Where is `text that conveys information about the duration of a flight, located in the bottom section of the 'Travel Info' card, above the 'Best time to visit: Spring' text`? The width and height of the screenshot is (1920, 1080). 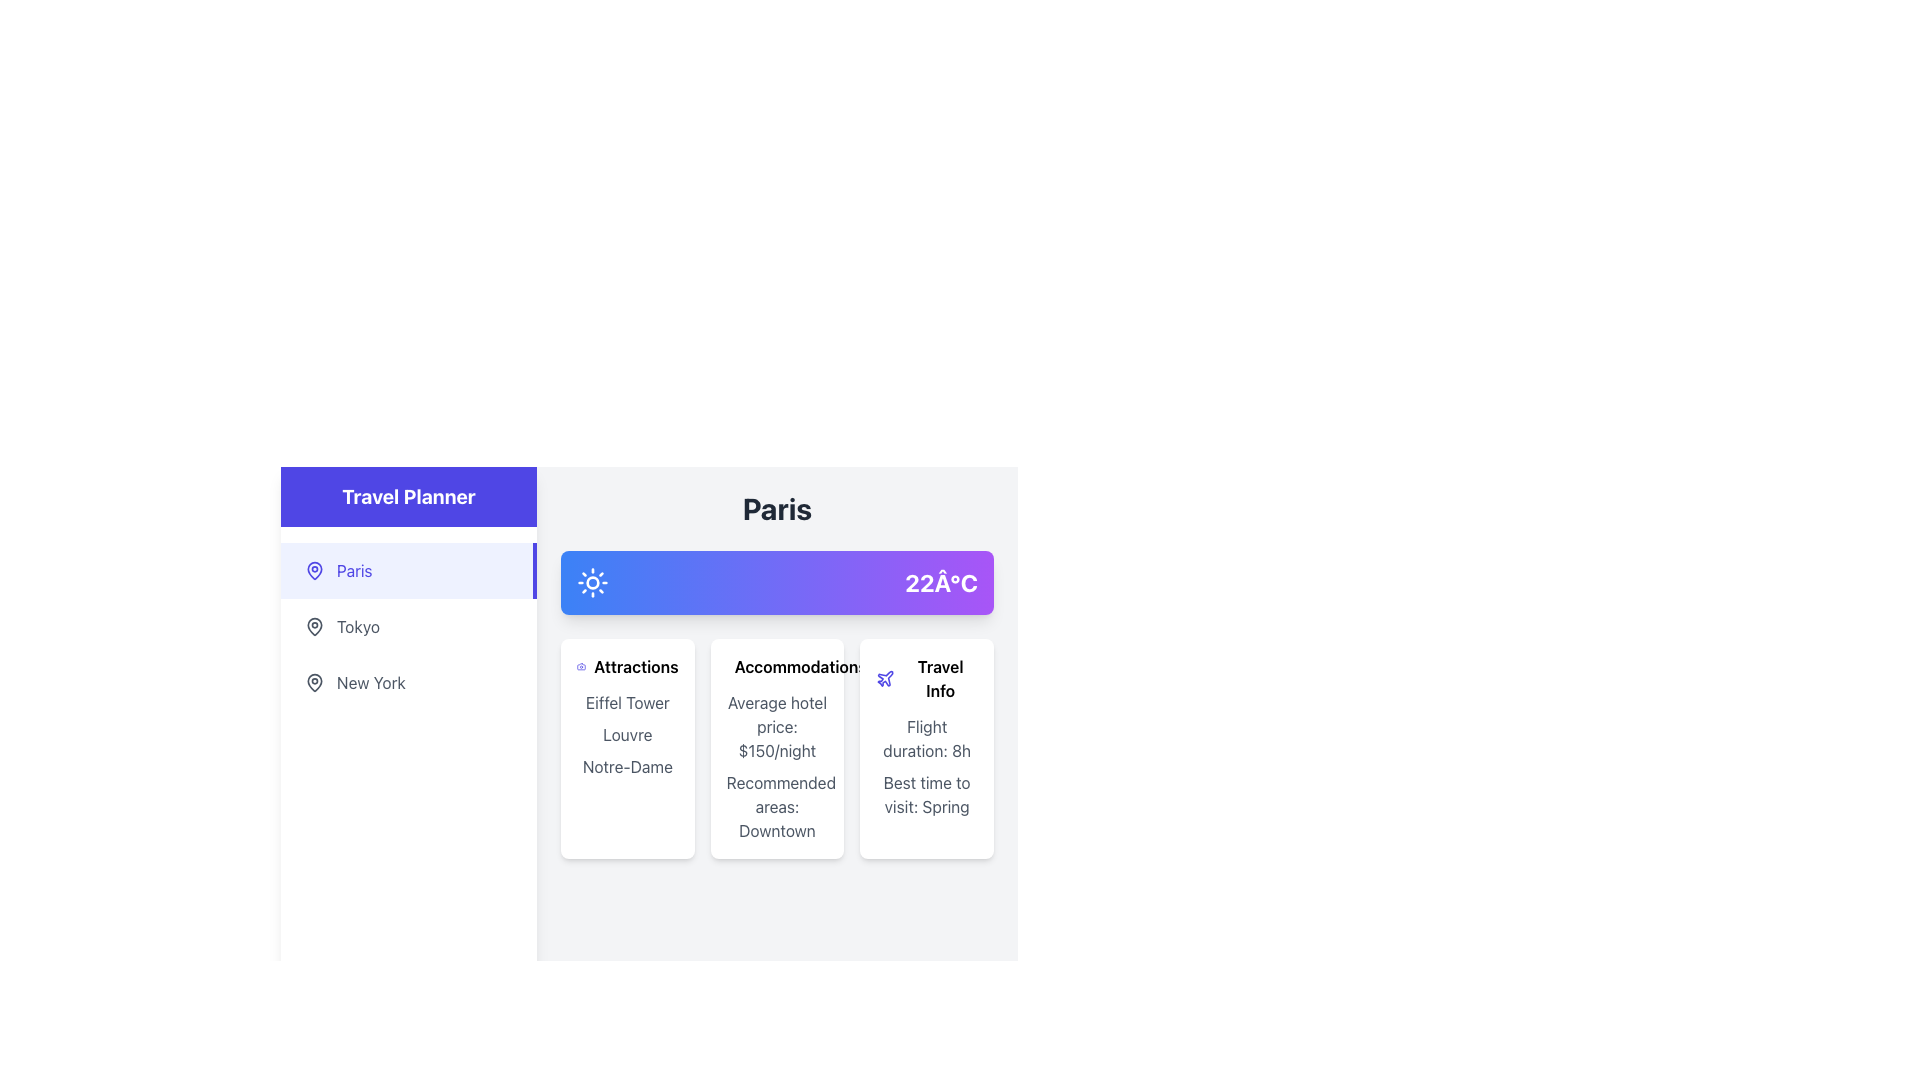
text that conveys information about the duration of a flight, located in the bottom section of the 'Travel Info' card, above the 'Best time to visit: Spring' text is located at coordinates (926, 739).